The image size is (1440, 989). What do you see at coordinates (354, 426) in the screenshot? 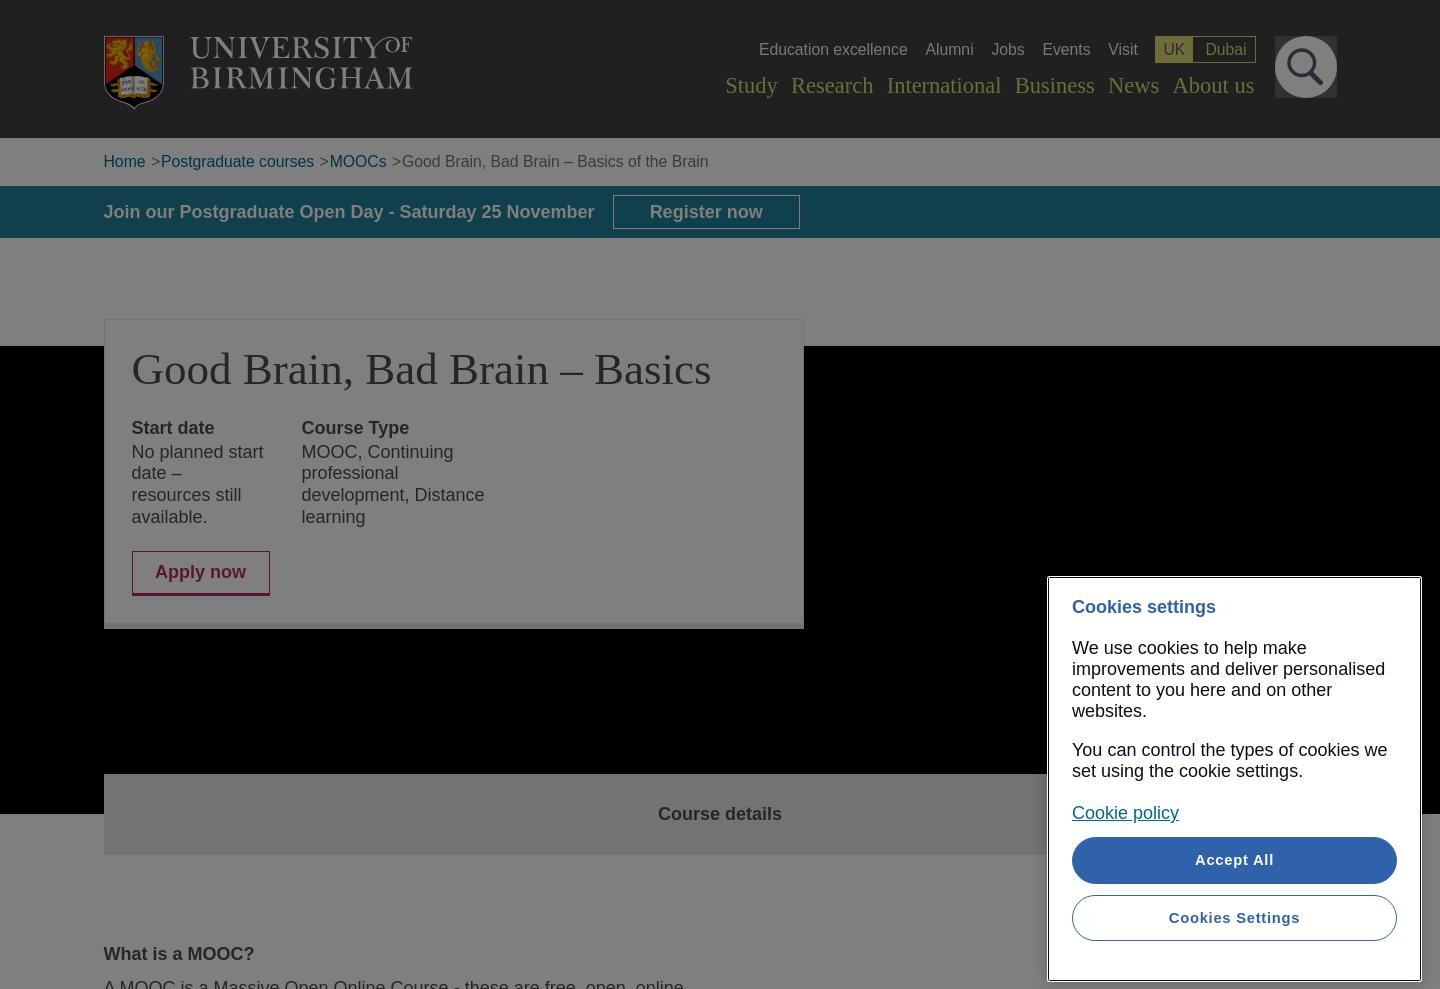
I see `'Course Type'` at bounding box center [354, 426].